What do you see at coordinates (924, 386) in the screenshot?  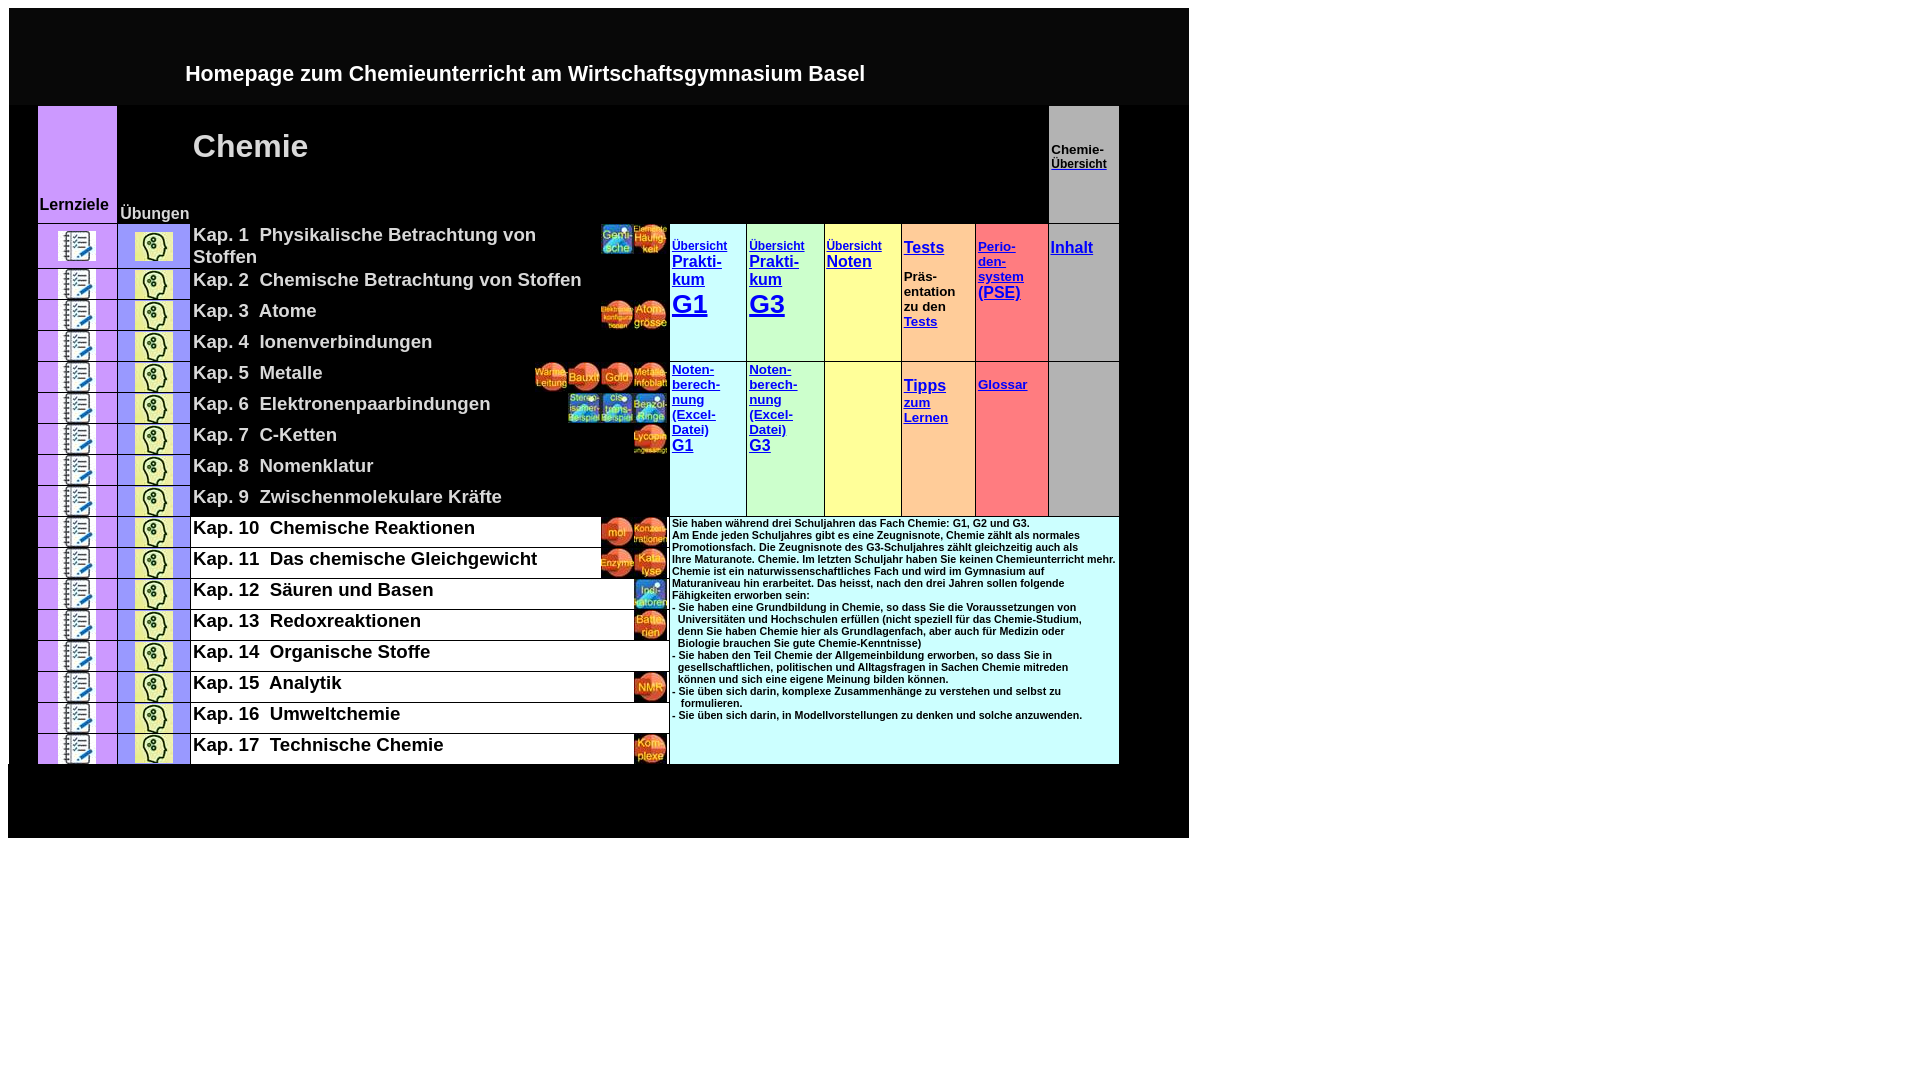 I see `'Tipps'` at bounding box center [924, 386].